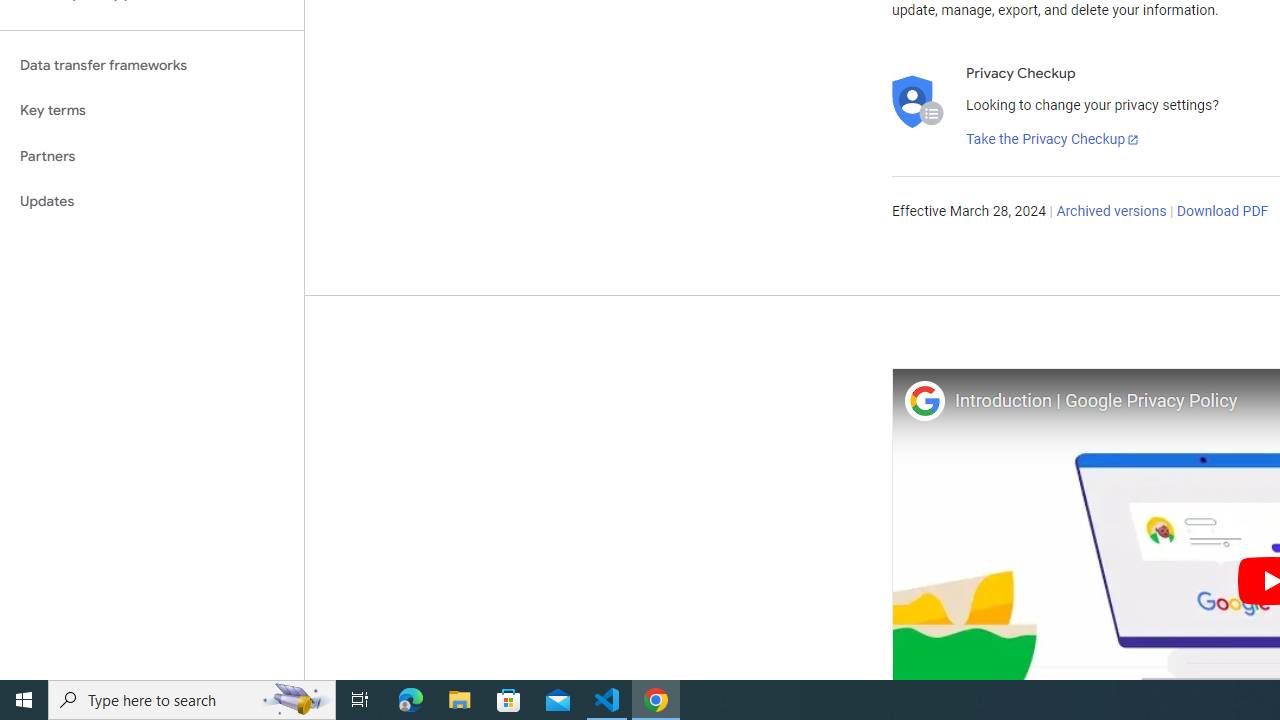 Image resolution: width=1280 pixels, height=720 pixels. What do you see at coordinates (923, 400) in the screenshot?
I see `'Photo image of Google'` at bounding box center [923, 400].